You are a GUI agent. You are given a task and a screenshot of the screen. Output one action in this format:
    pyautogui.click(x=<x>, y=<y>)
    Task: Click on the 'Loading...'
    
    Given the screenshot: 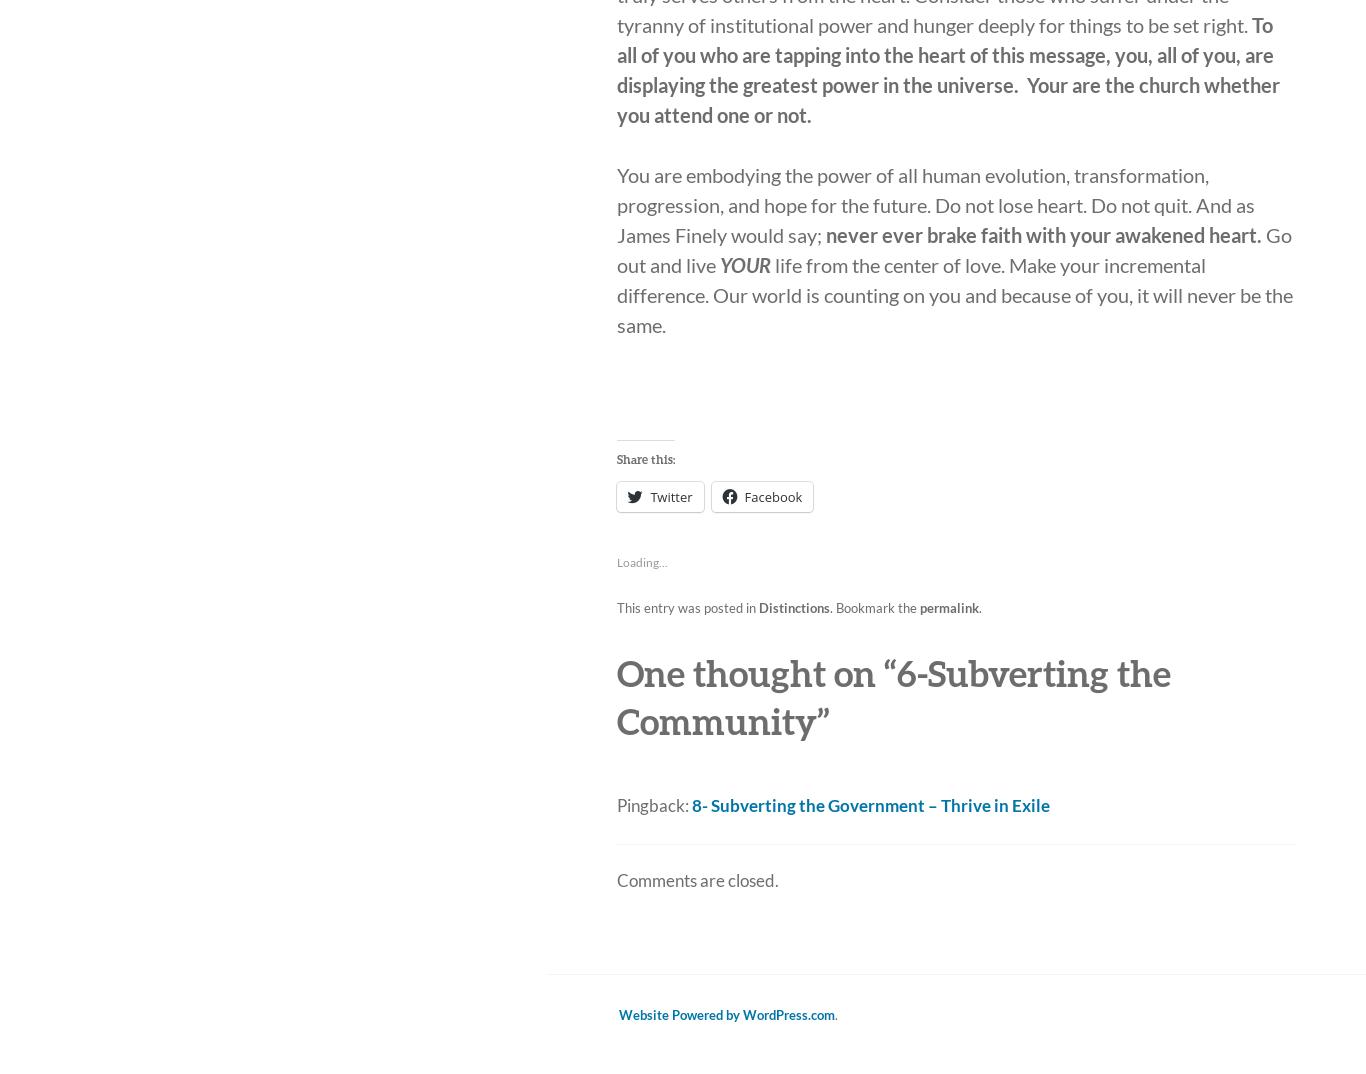 What is the action you would take?
    pyautogui.click(x=641, y=561)
    